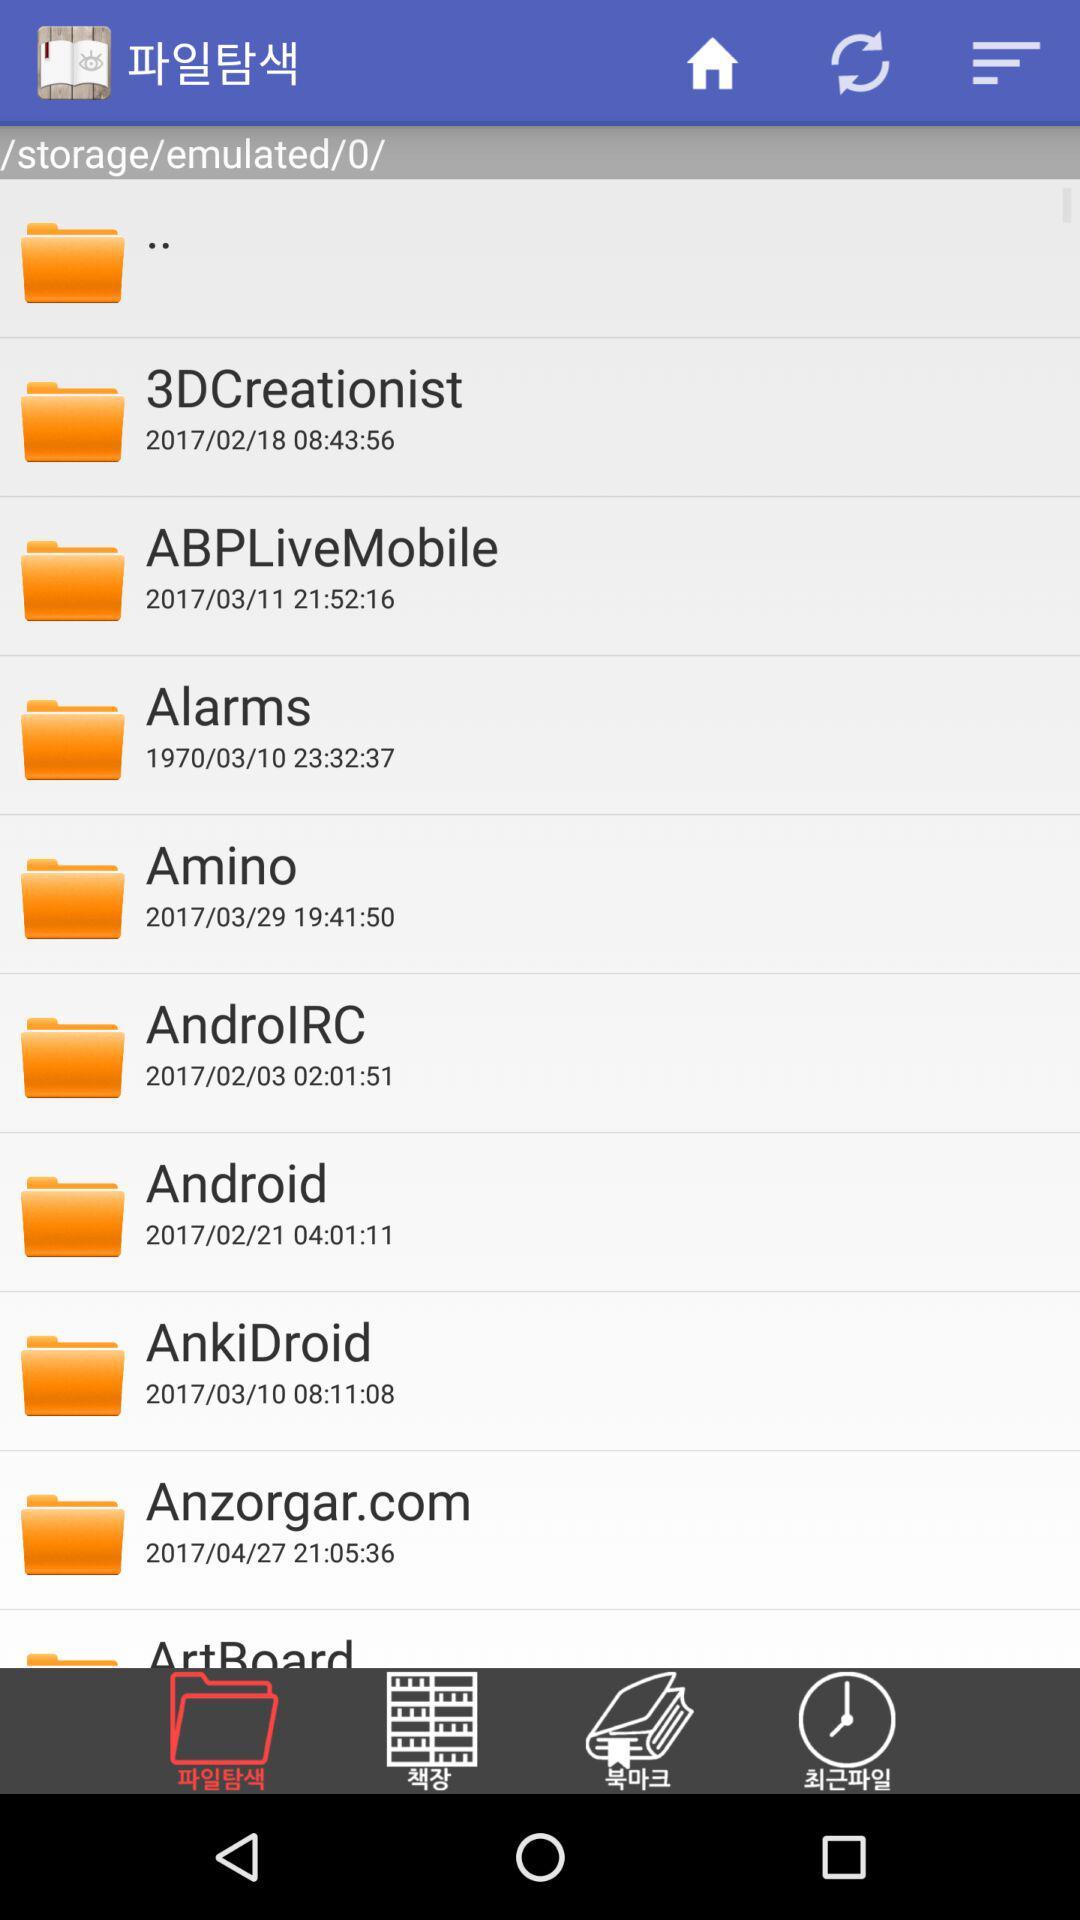 This screenshot has width=1080, height=1920. Describe the element at coordinates (870, 1730) in the screenshot. I see `clock icon` at that location.